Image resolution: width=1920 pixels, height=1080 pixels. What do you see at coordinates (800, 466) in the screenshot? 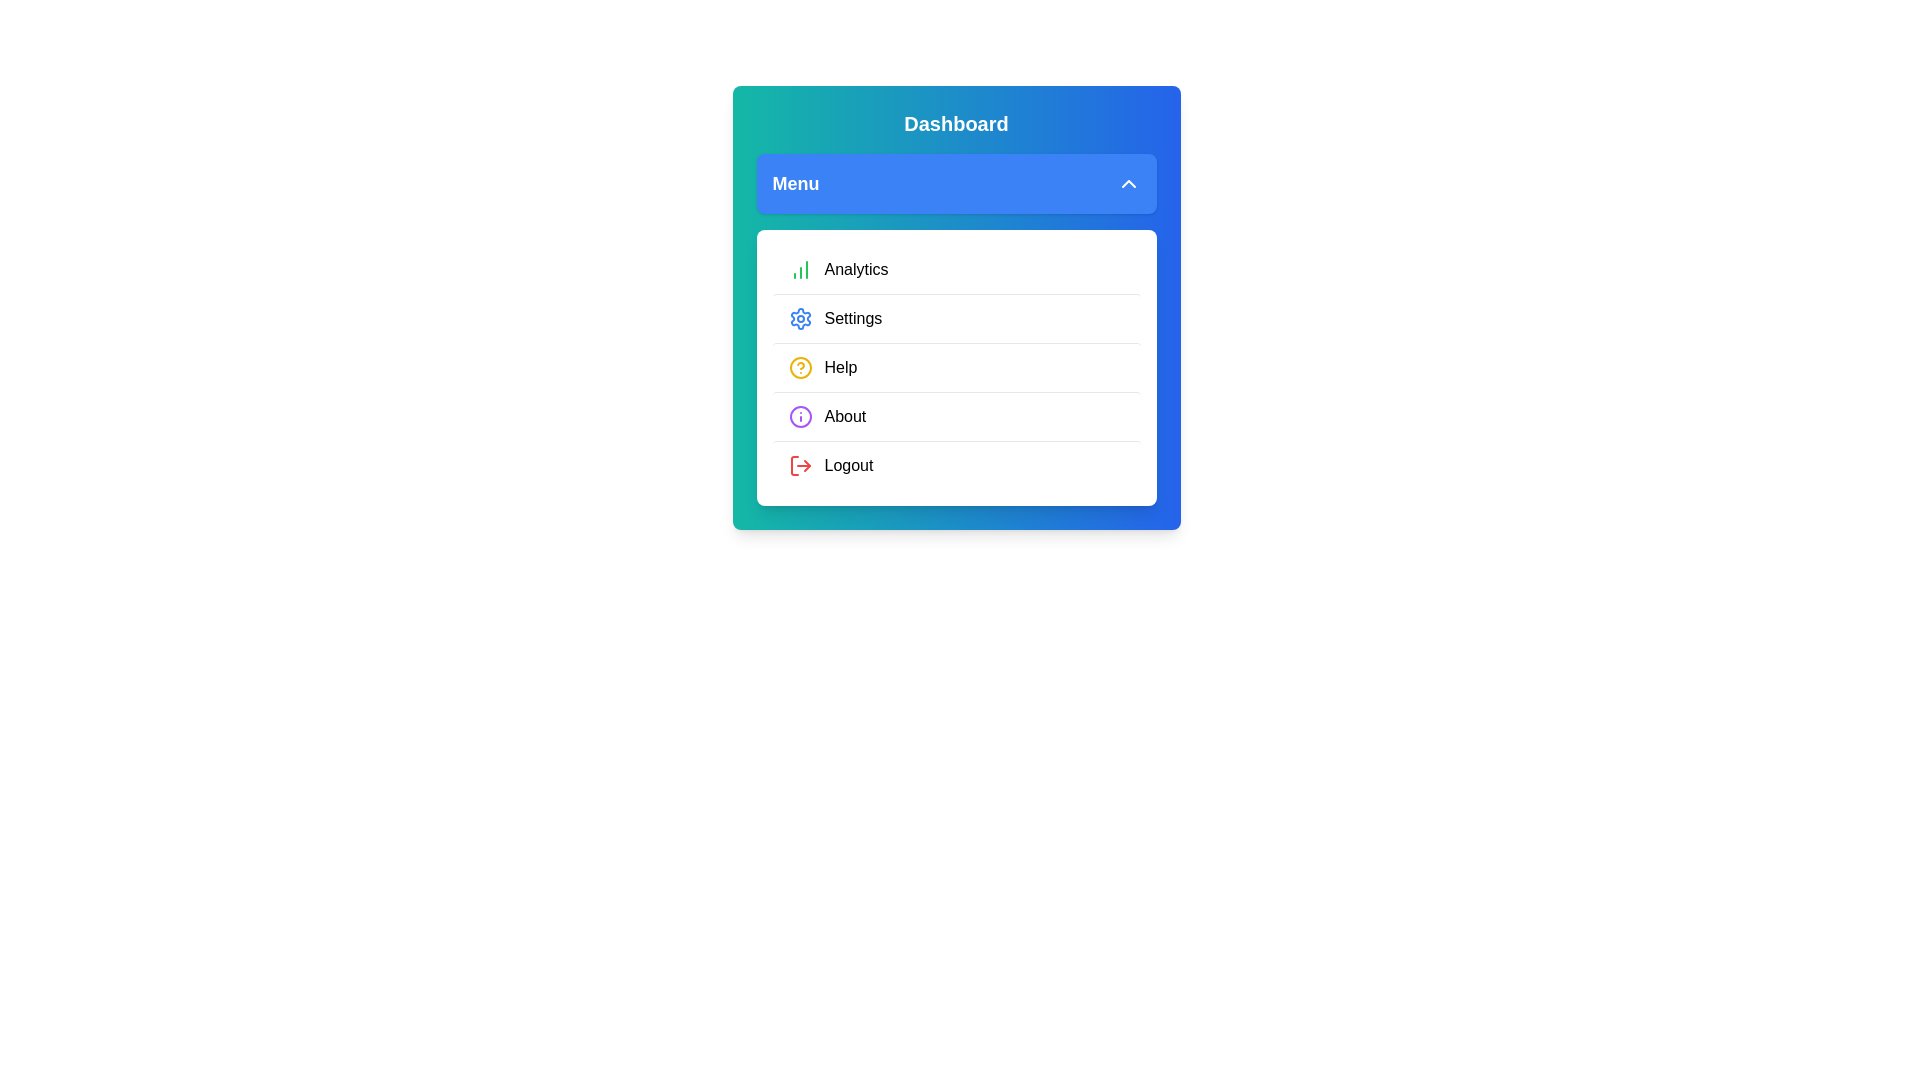
I see `the red logout arrow icon located to the left of the 'Logout' text in the dropdown menu` at bounding box center [800, 466].